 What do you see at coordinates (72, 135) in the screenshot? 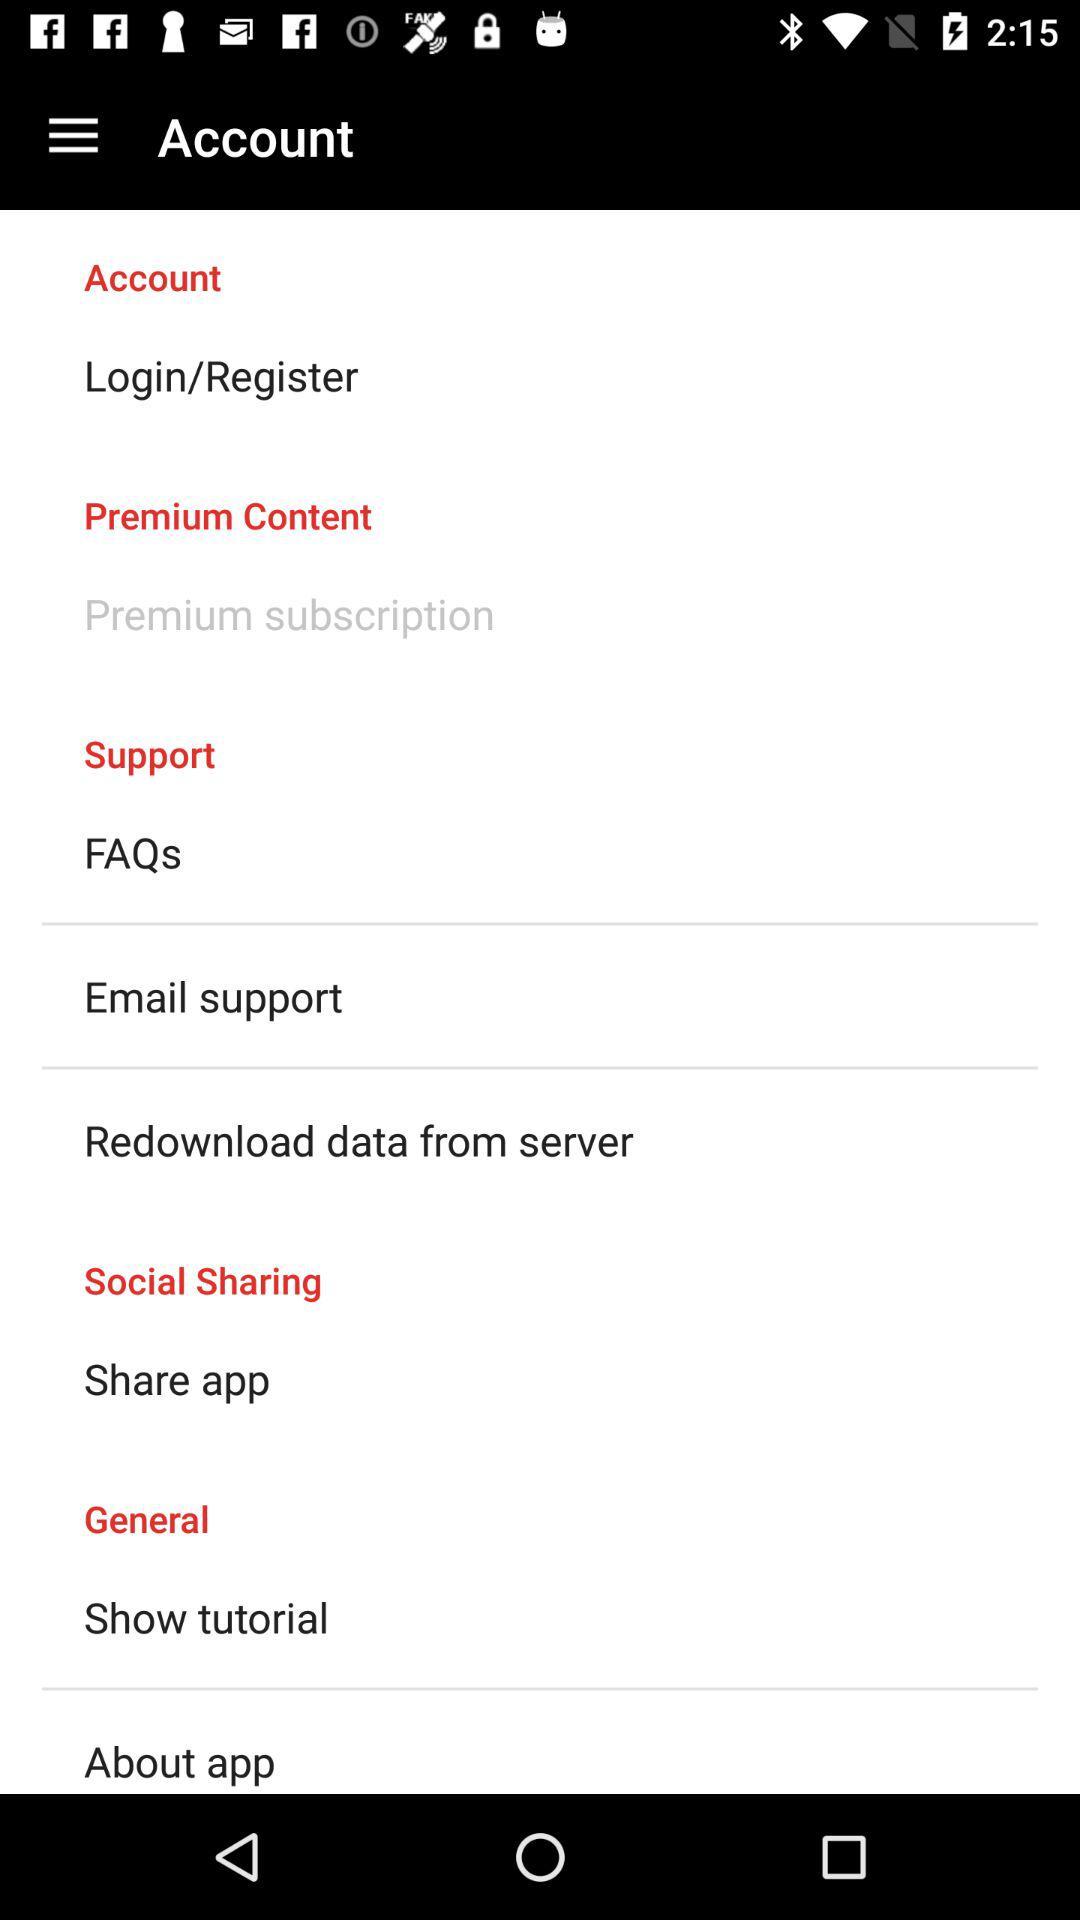
I see `item to the left of account item` at bounding box center [72, 135].